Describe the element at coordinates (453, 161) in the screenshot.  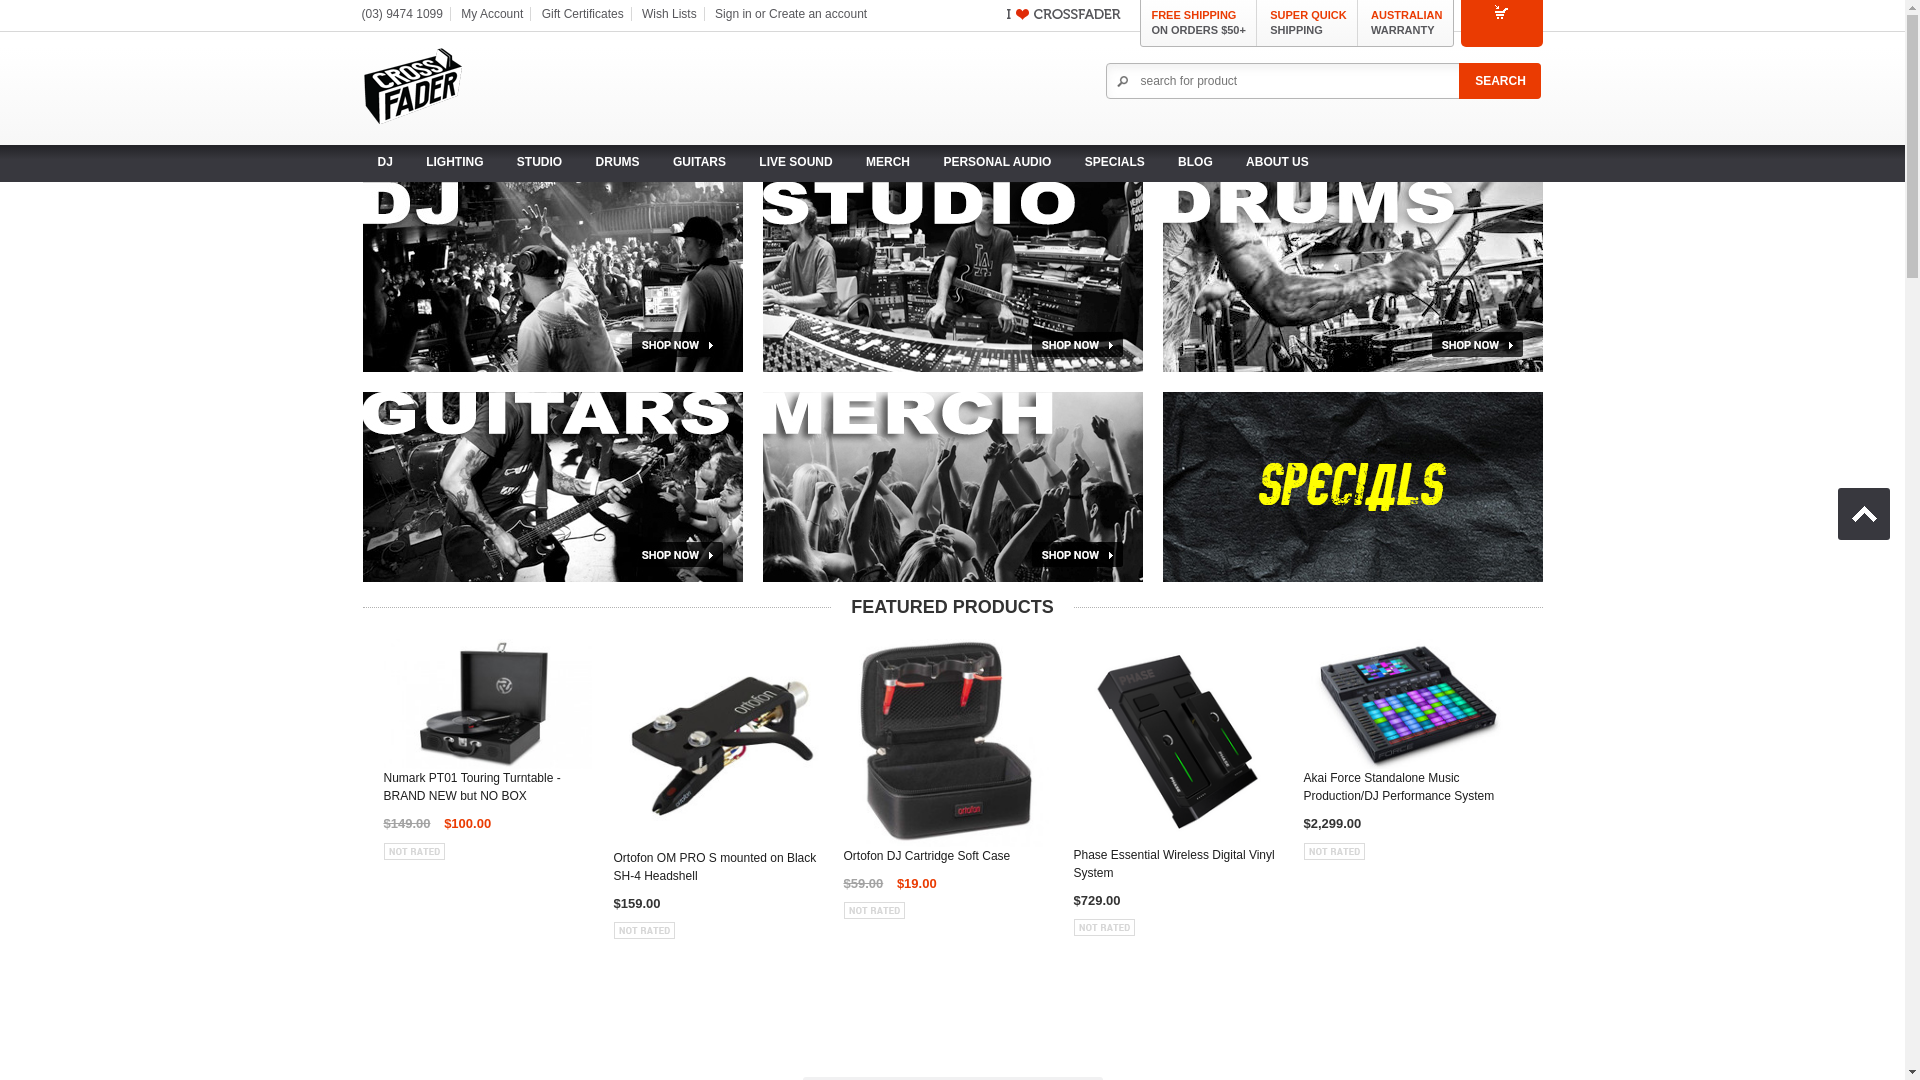
I see `'LIGHTING'` at that location.